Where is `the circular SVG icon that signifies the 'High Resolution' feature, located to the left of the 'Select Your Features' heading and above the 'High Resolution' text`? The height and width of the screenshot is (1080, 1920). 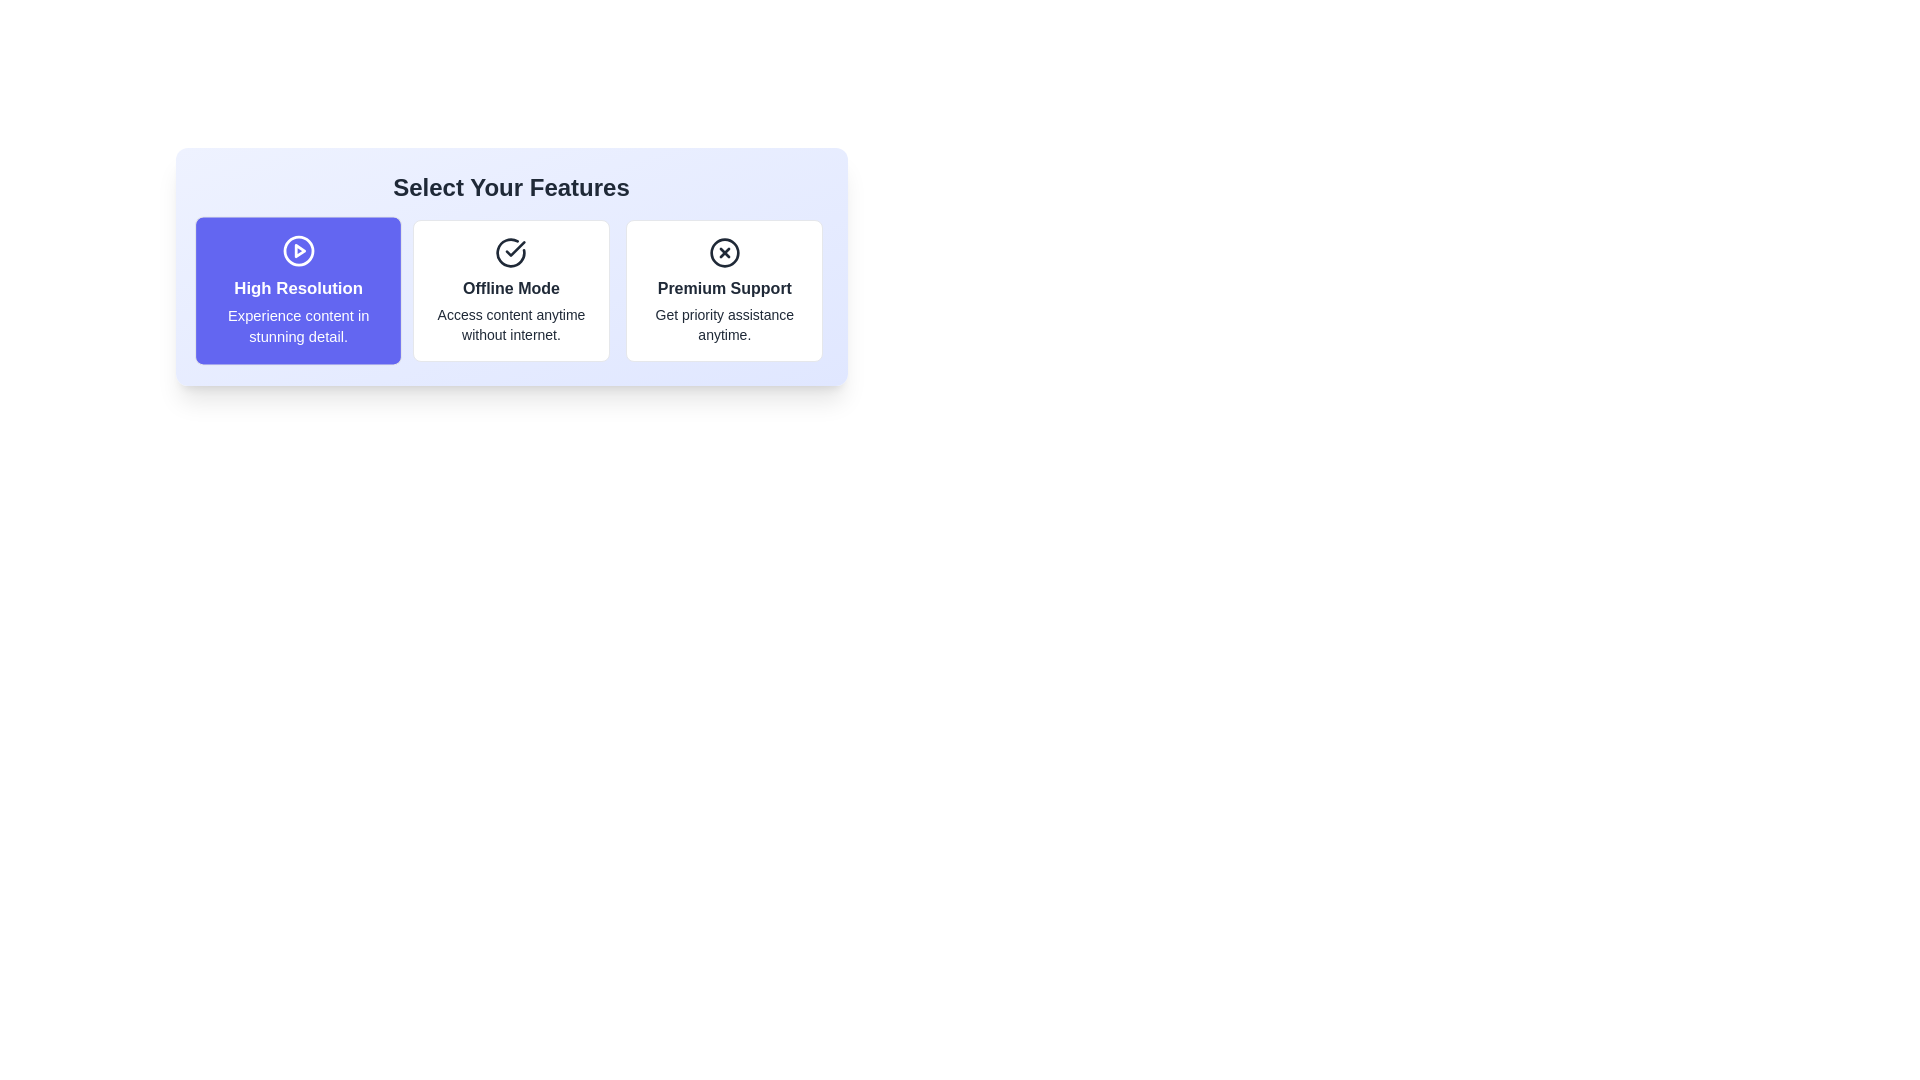 the circular SVG icon that signifies the 'High Resolution' feature, located to the left of the 'Select Your Features' heading and above the 'High Resolution' text is located at coordinates (297, 250).